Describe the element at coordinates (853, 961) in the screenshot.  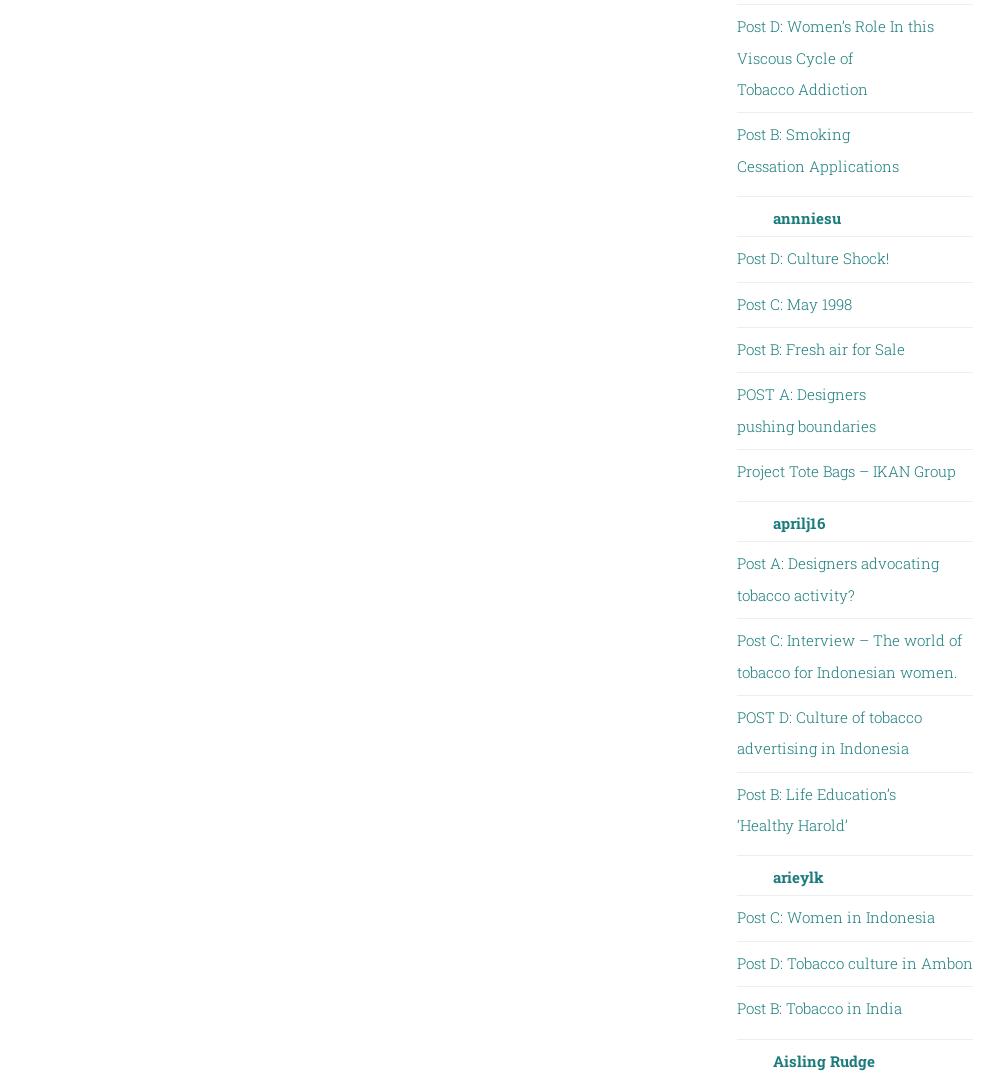
I see `'Post D: Tobacco culture in Ambon'` at that location.